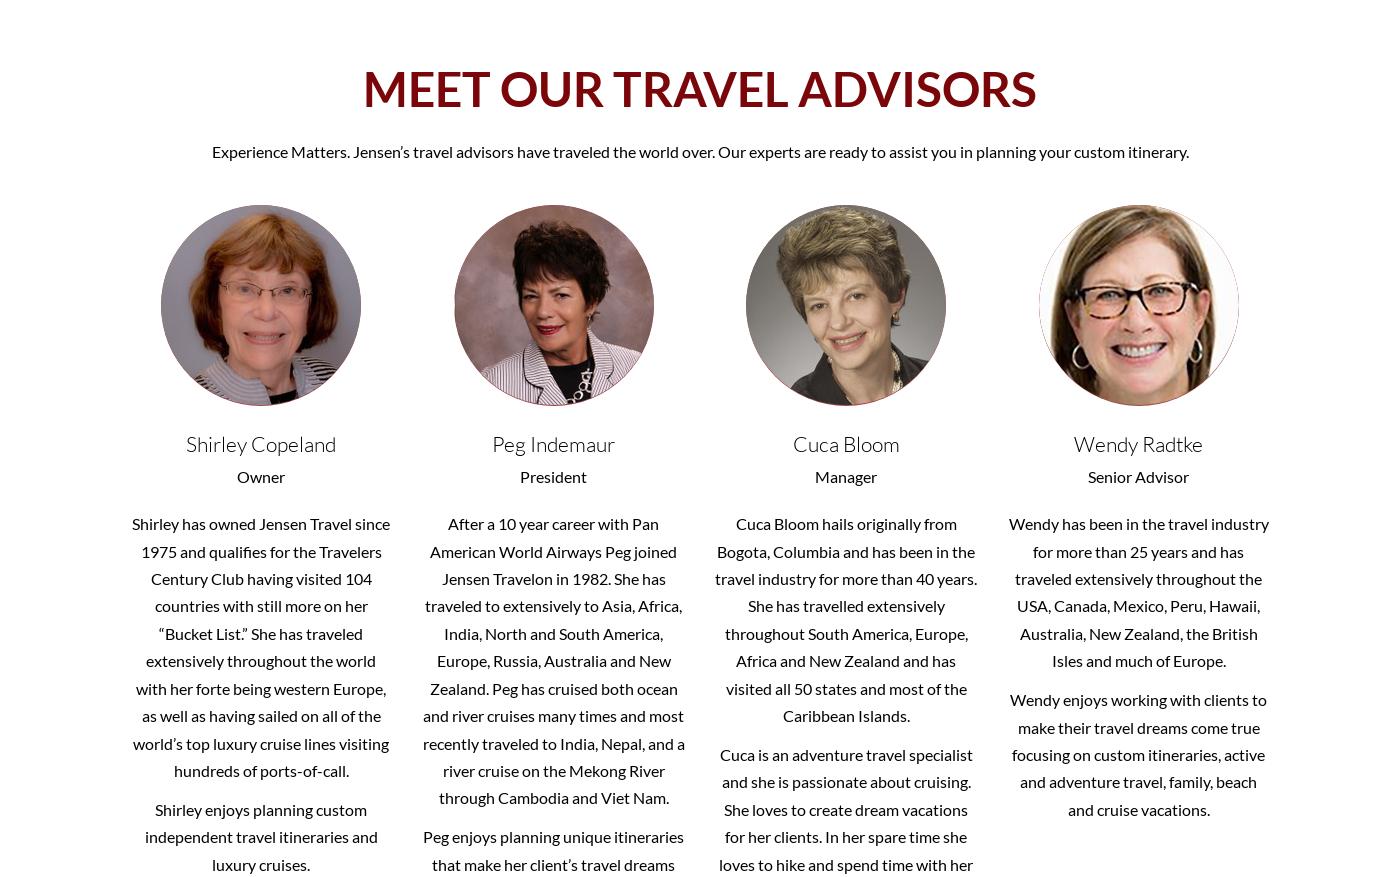 This screenshot has height=877, width=1400. Describe the element at coordinates (260, 475) in the screenshot. I see `'Owner'` at that location.